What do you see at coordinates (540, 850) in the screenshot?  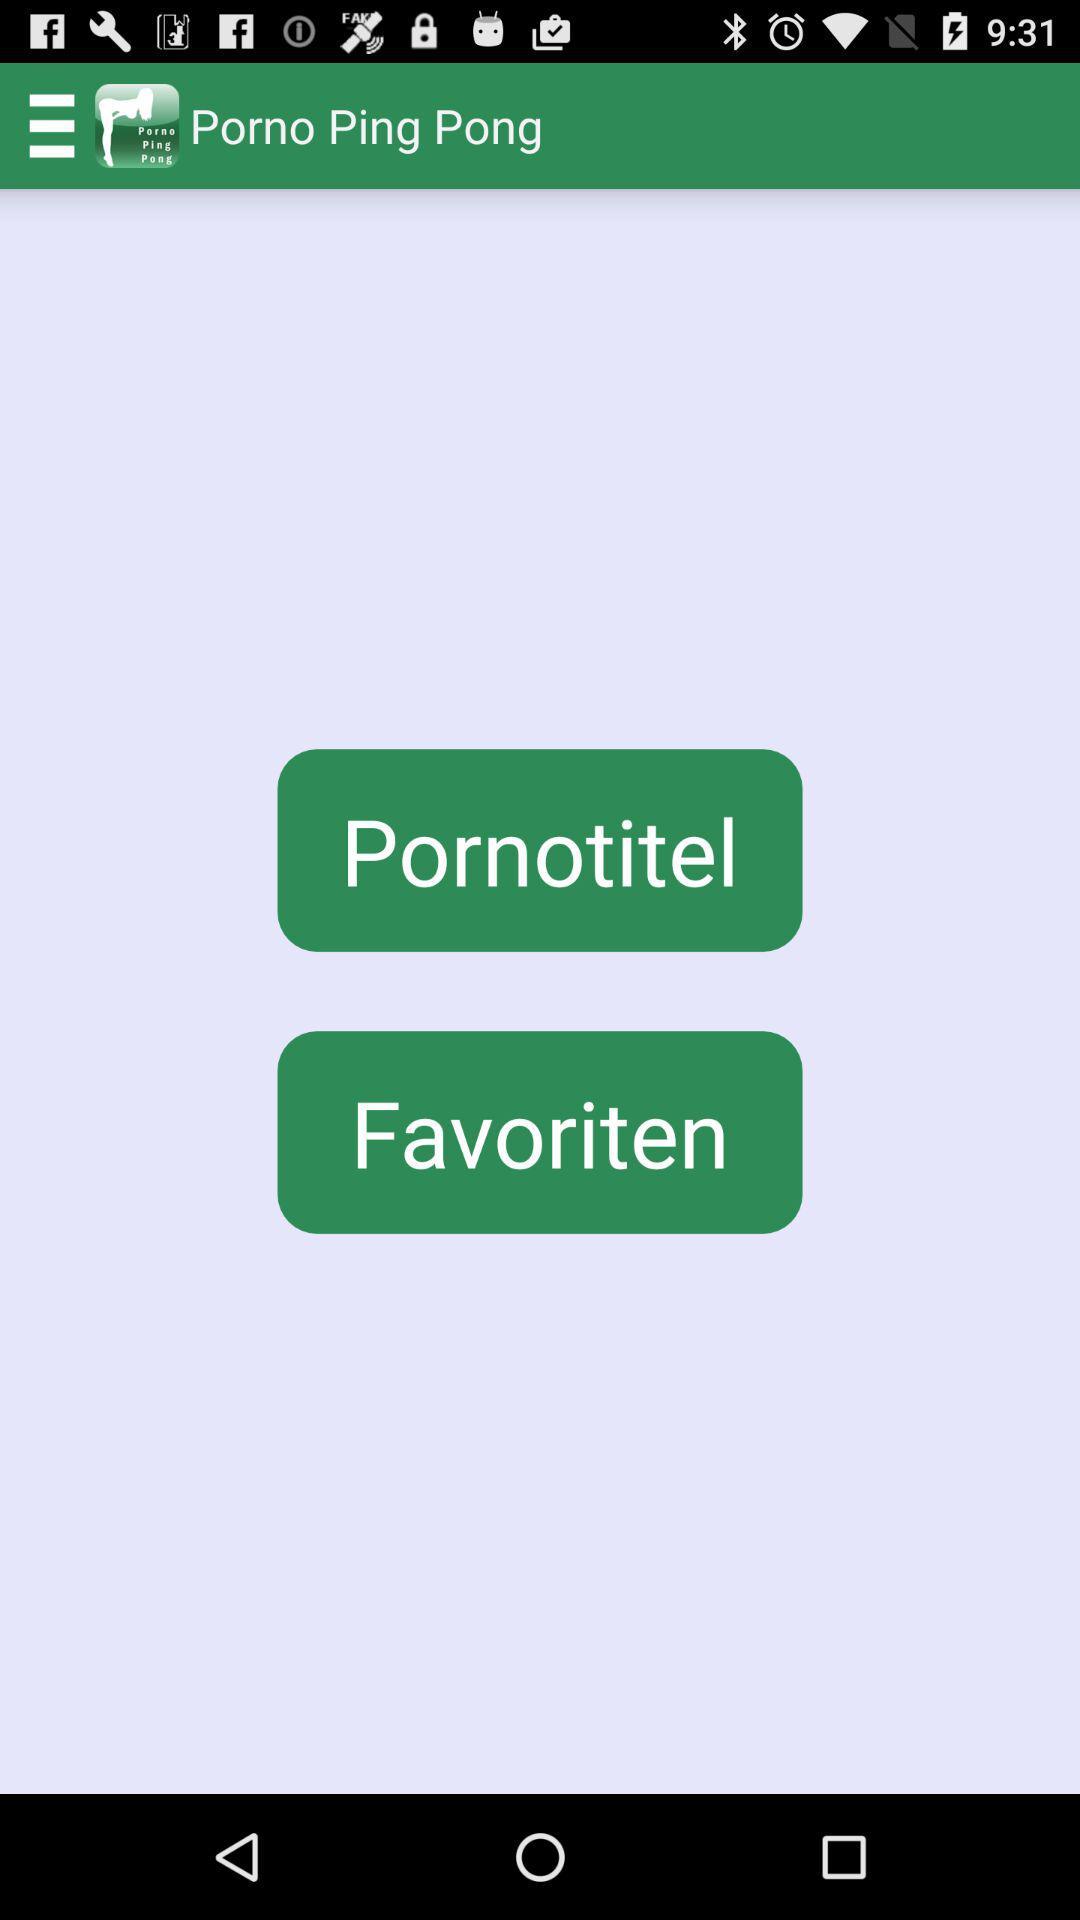 I see `pornotitel icon` at bounding box center [540, 850].